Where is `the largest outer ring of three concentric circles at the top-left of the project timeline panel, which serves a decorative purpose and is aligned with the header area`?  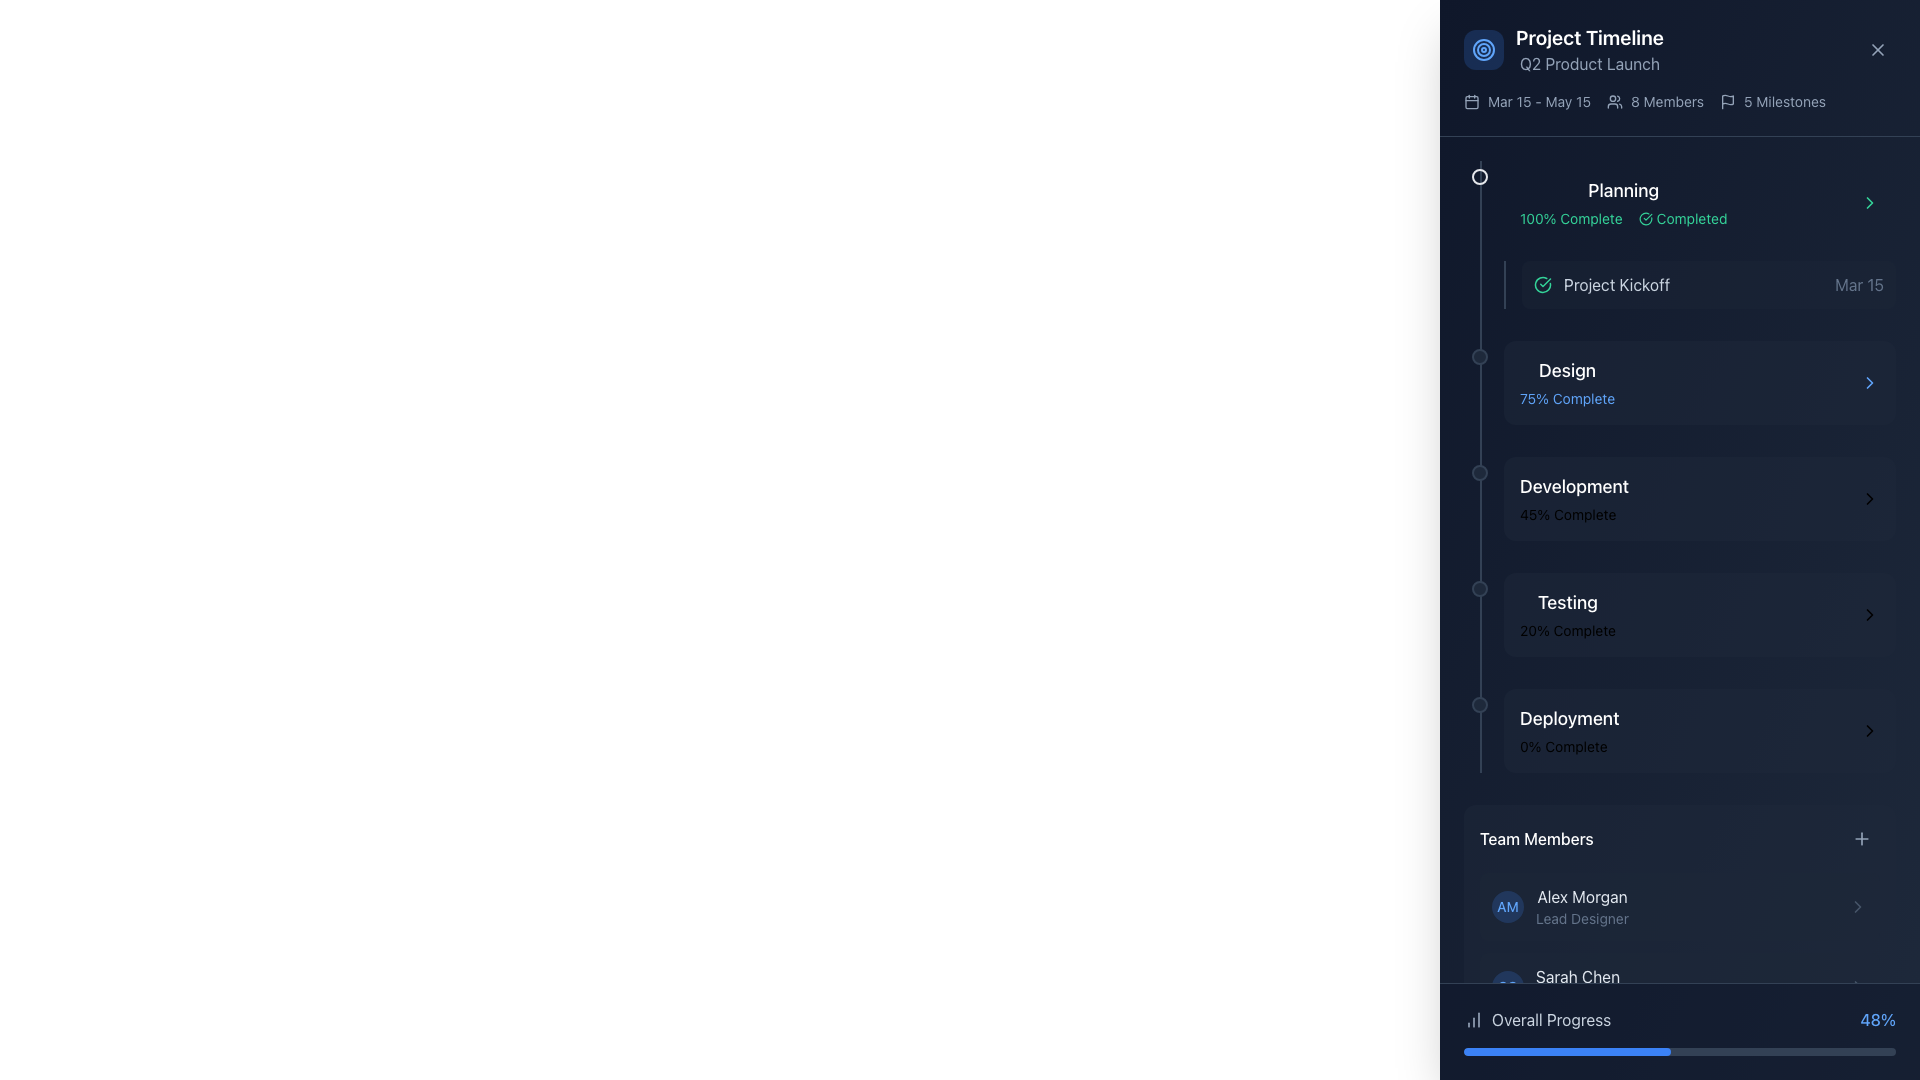 the largest outer ring of three concentric circles at the top-left of the project timeline panel, which serves a decorative purpose and is aligned with the header area is located at coordinates (1483, 49).